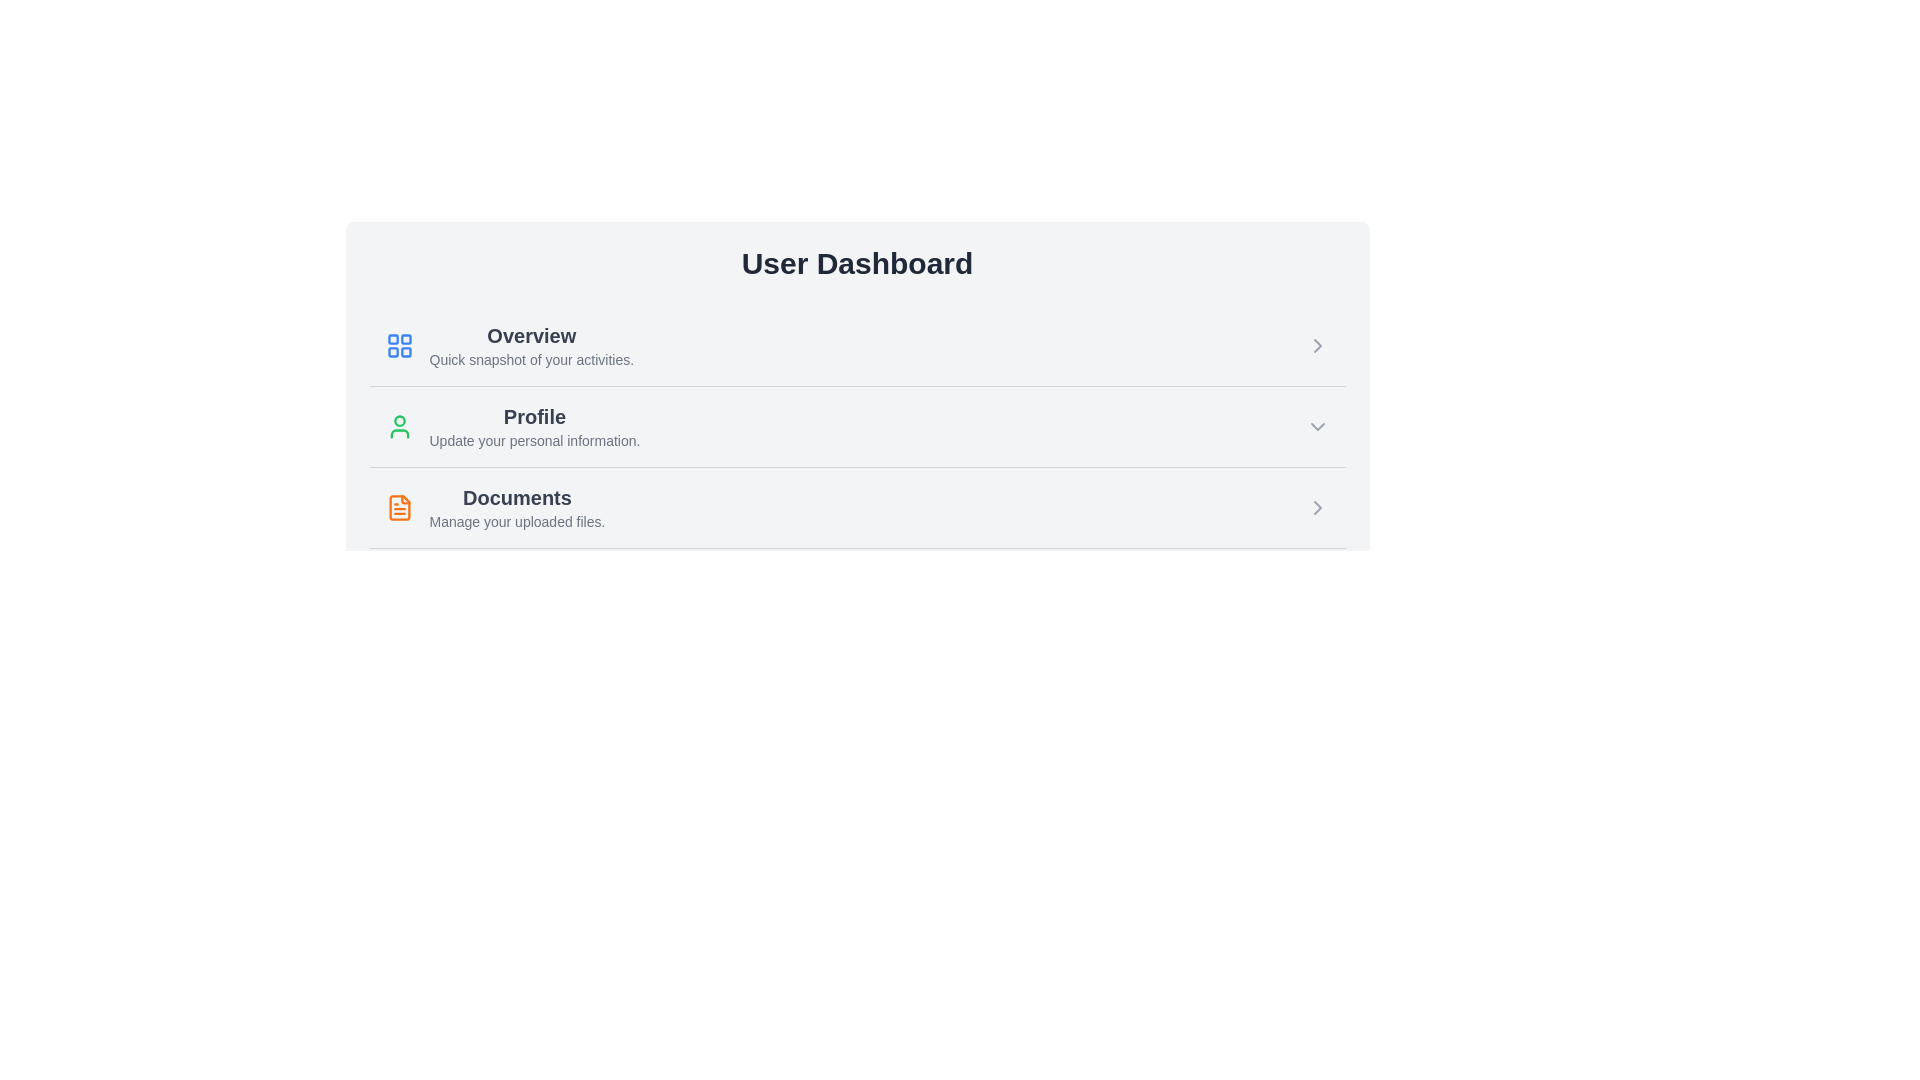 This screenshot has width=1920, height=1080. I want to click on the chevron icon on the far right of the bottom row, which is associated with the 'Documents' text, so click(1317, 345).